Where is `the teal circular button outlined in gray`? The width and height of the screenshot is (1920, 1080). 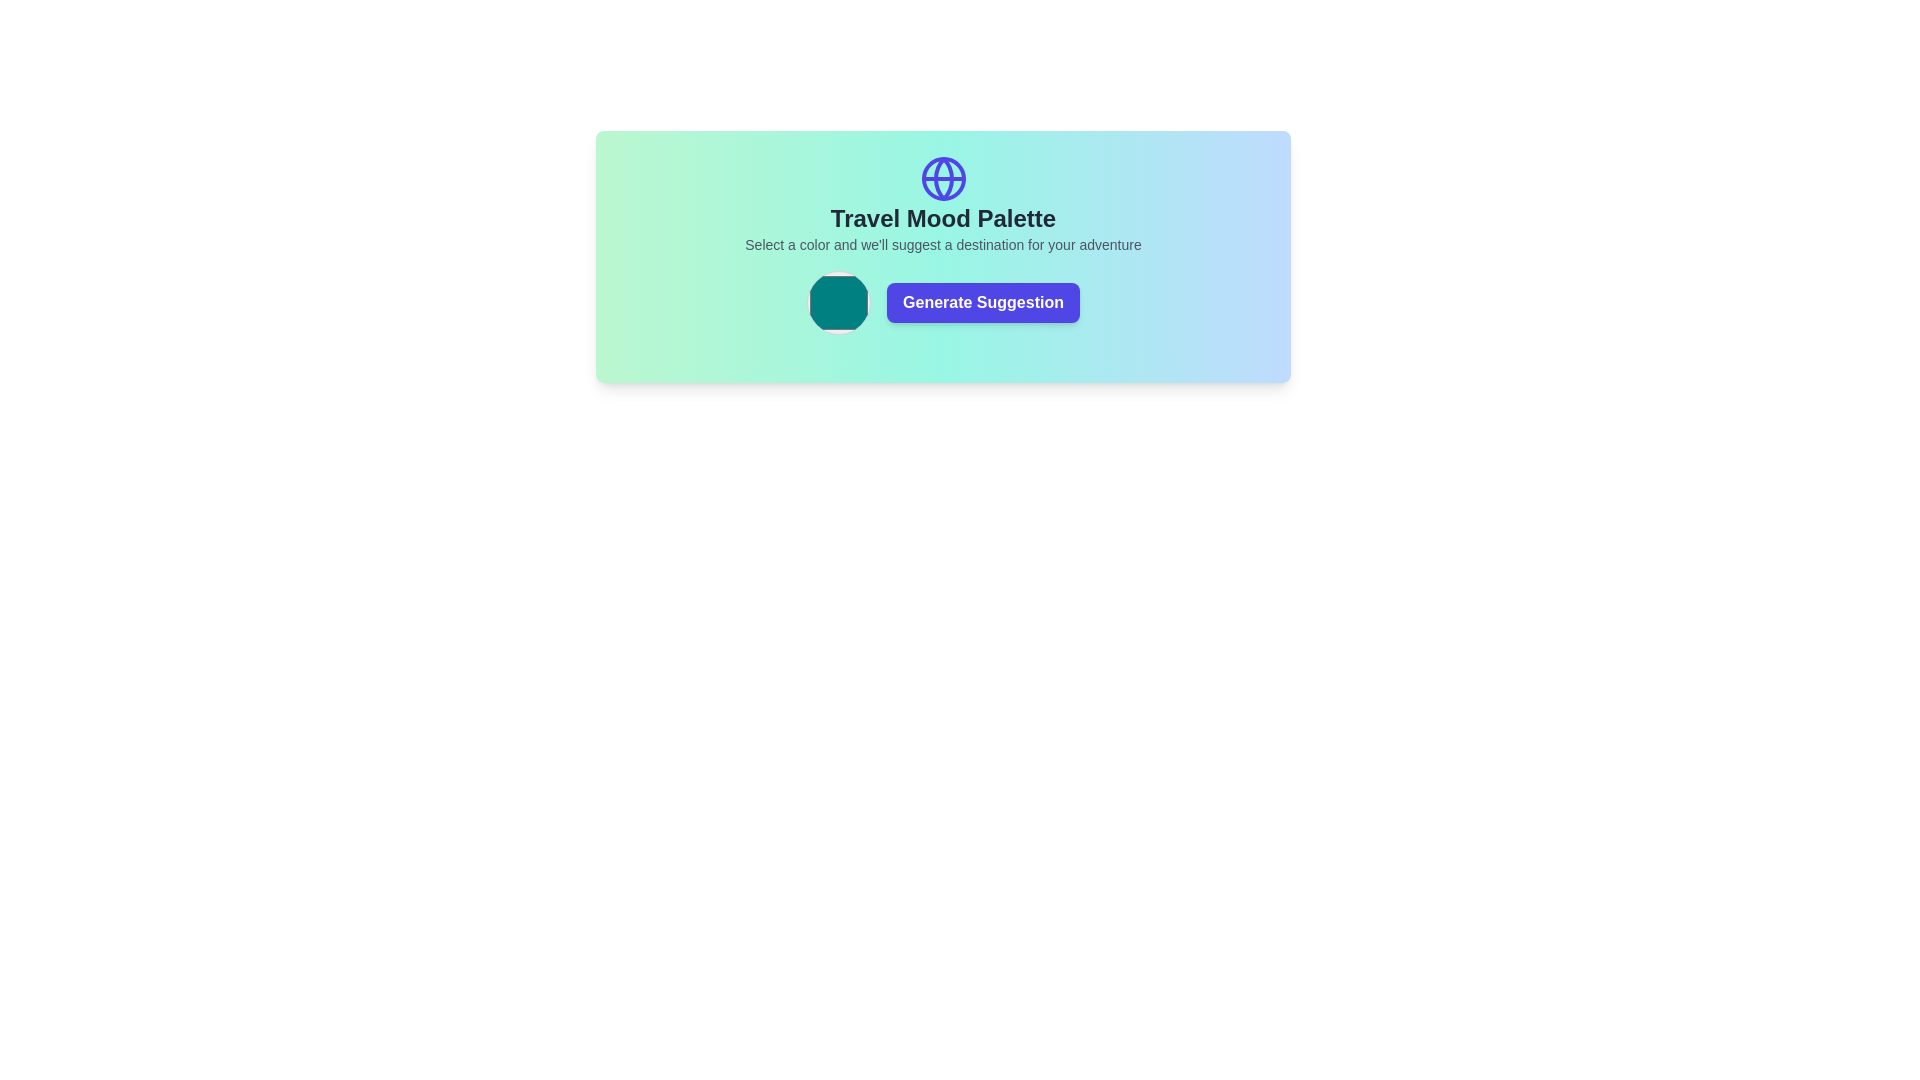
the teal circular button outlined in gray is located at coordinates (839, 303).